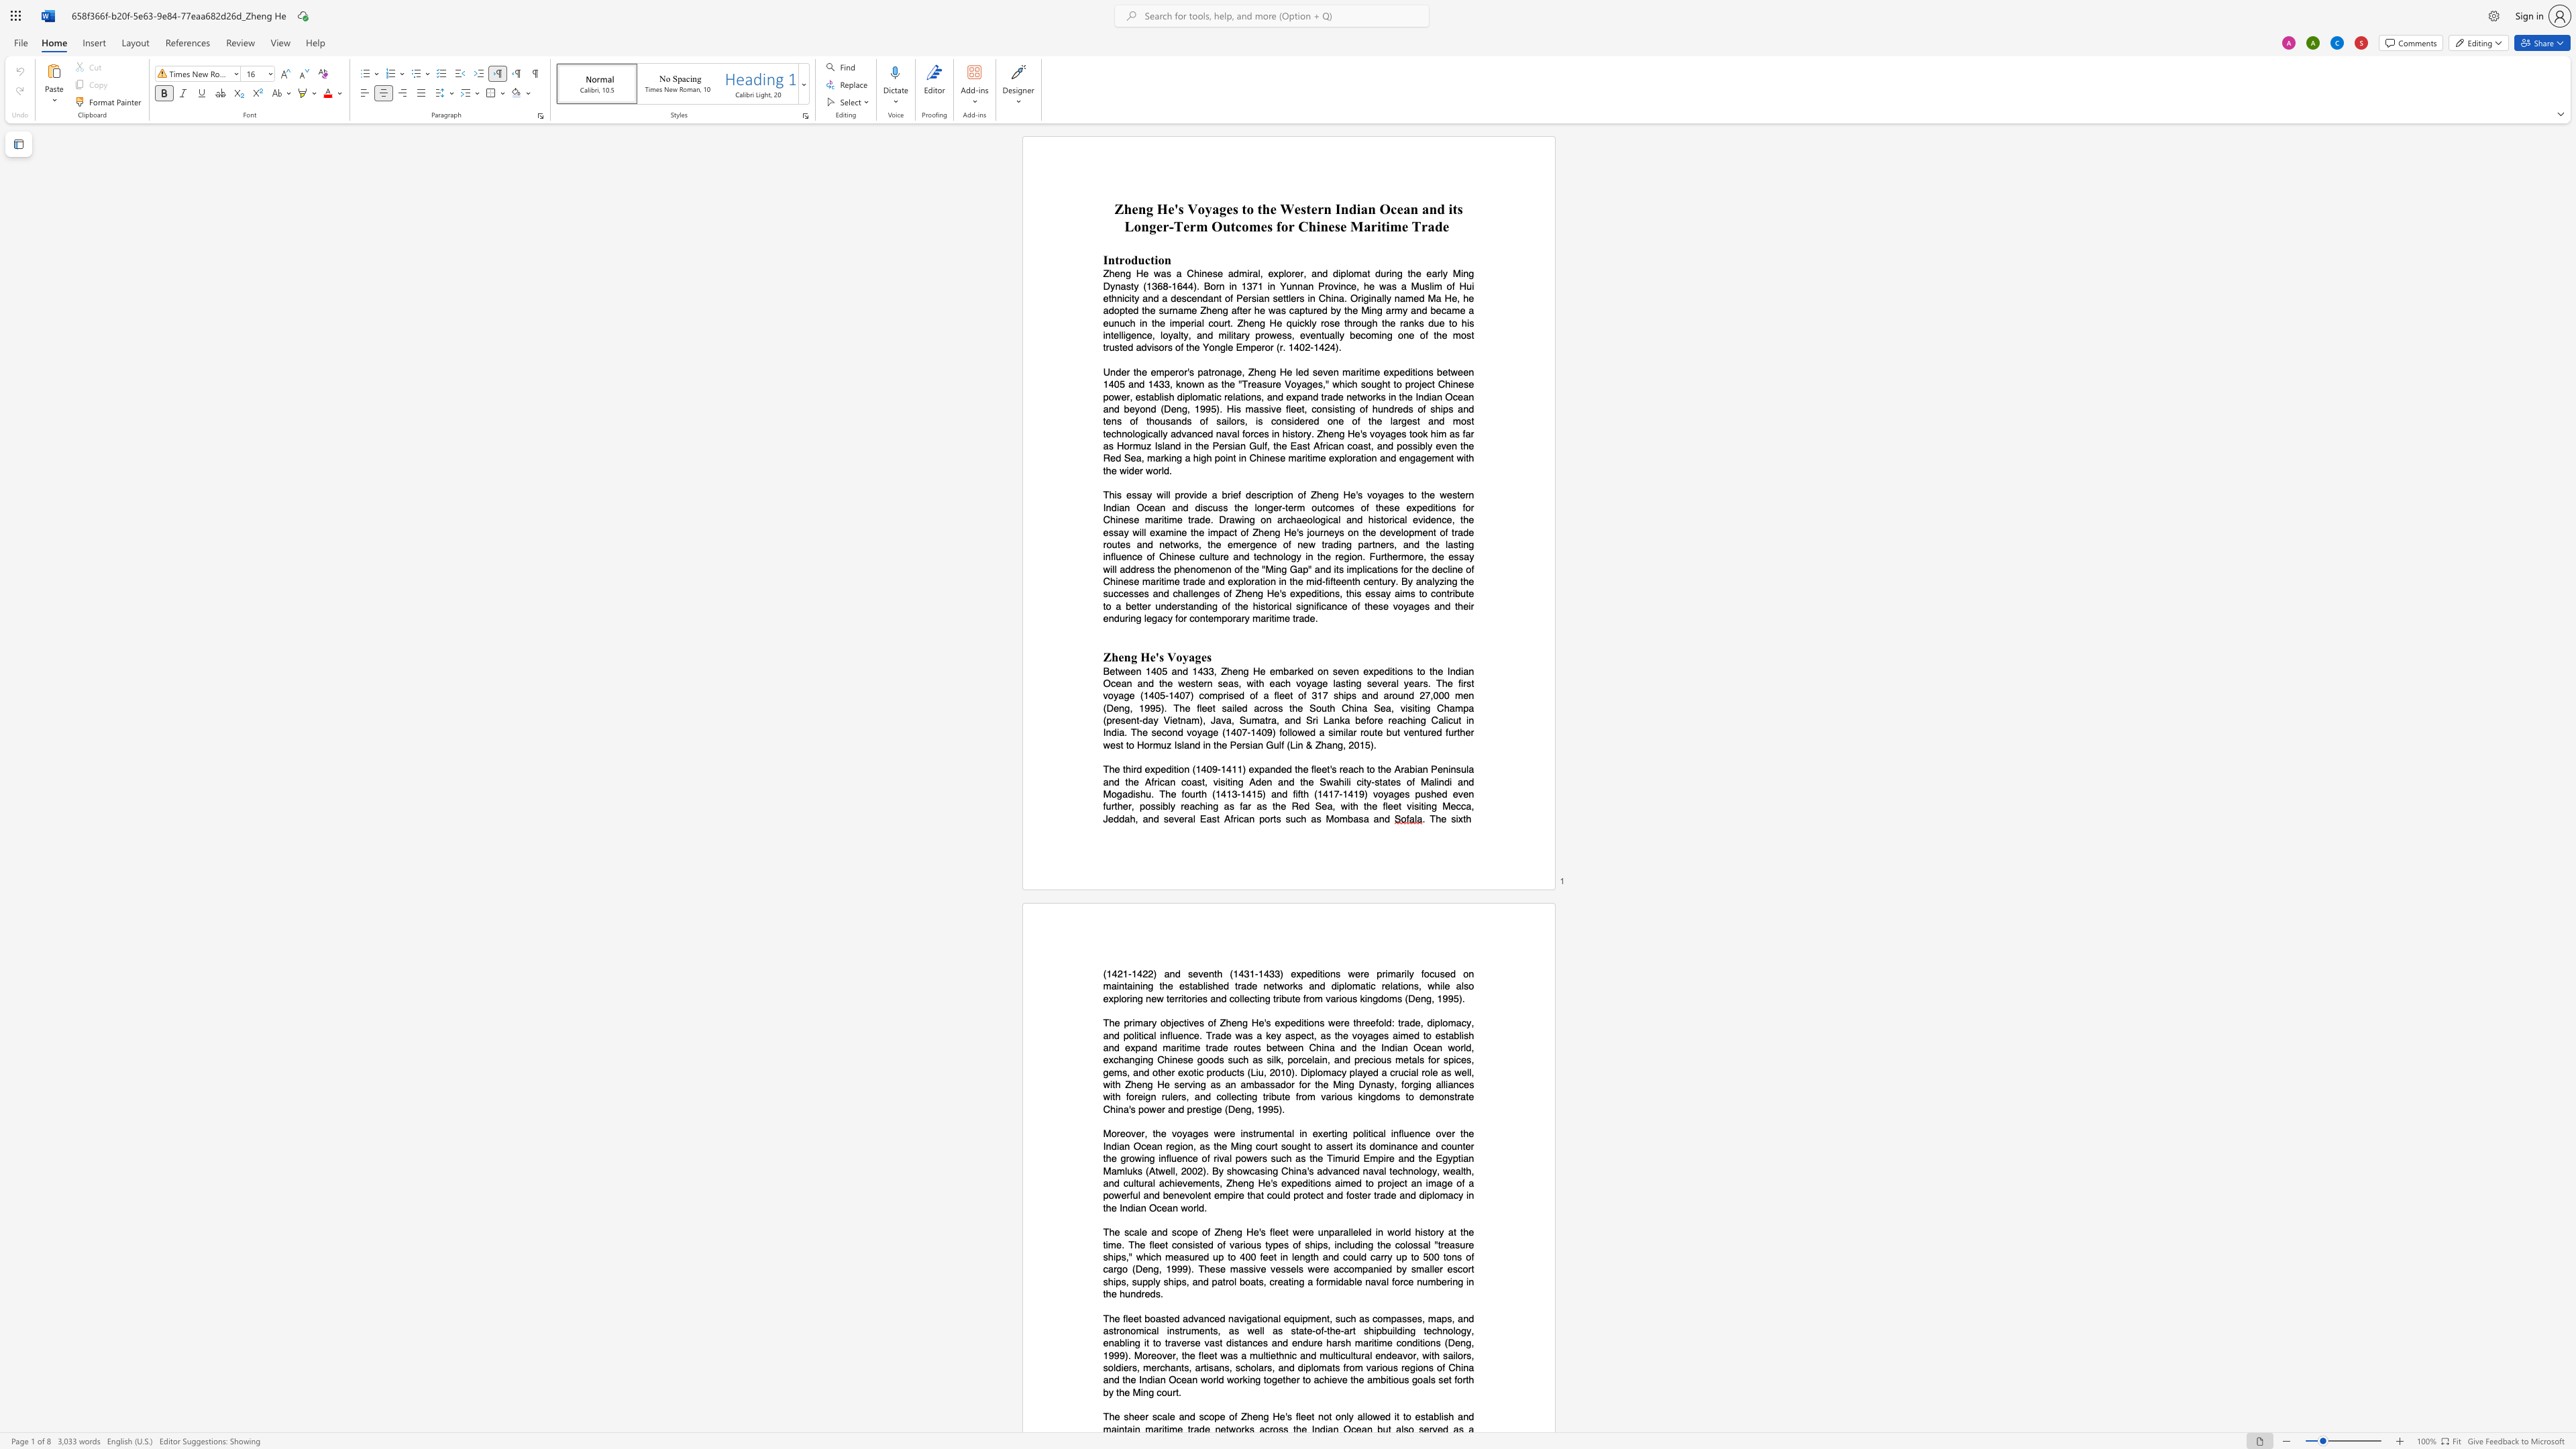 Image resolution: width=2576 pixels, height=1449 pixels. I want to click on the subset text "Voyages" within the text "Zheng He", so click(1165, 656).